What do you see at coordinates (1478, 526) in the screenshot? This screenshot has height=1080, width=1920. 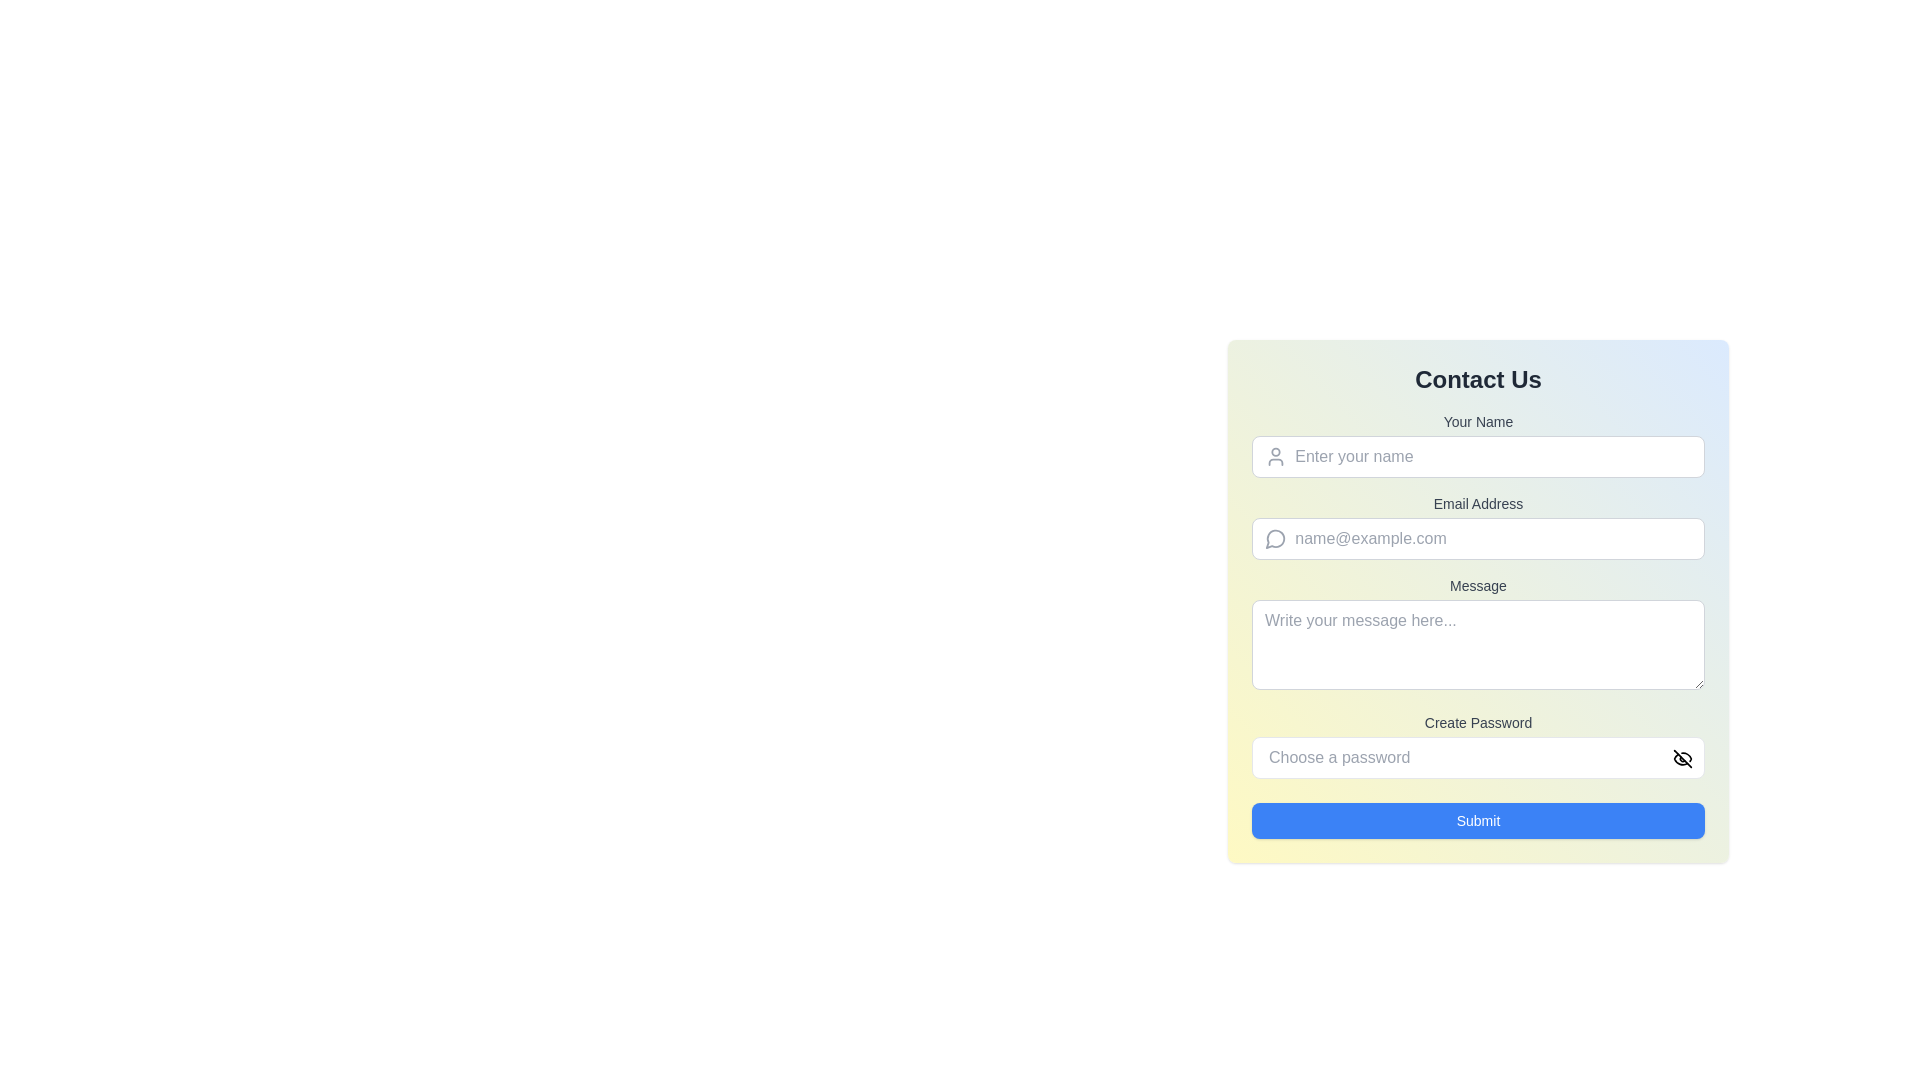 I see `the email input field located below 'Your Name' and above 'Message' in the 'Contact Us' form` at bounding box center [1478, 526].